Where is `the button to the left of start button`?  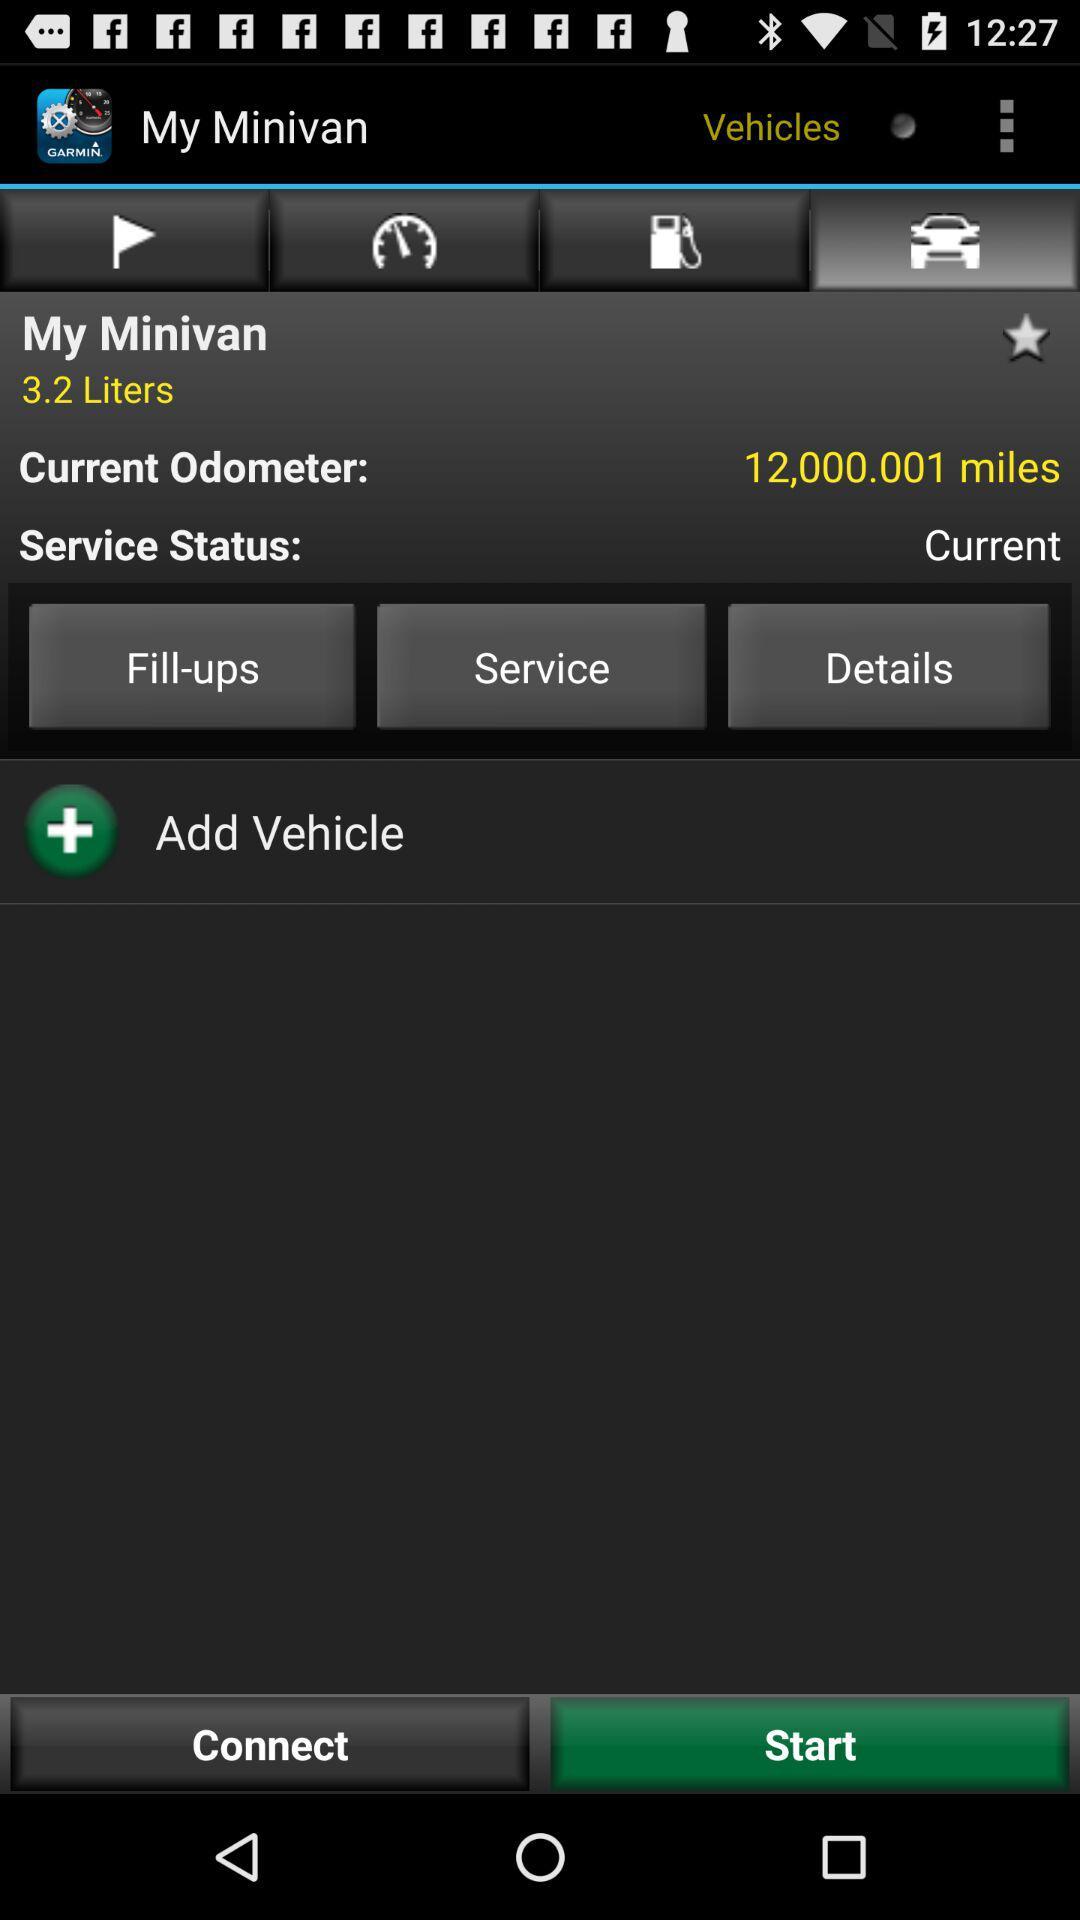 the button to the left of start button is located at coordinates (270, 1743).